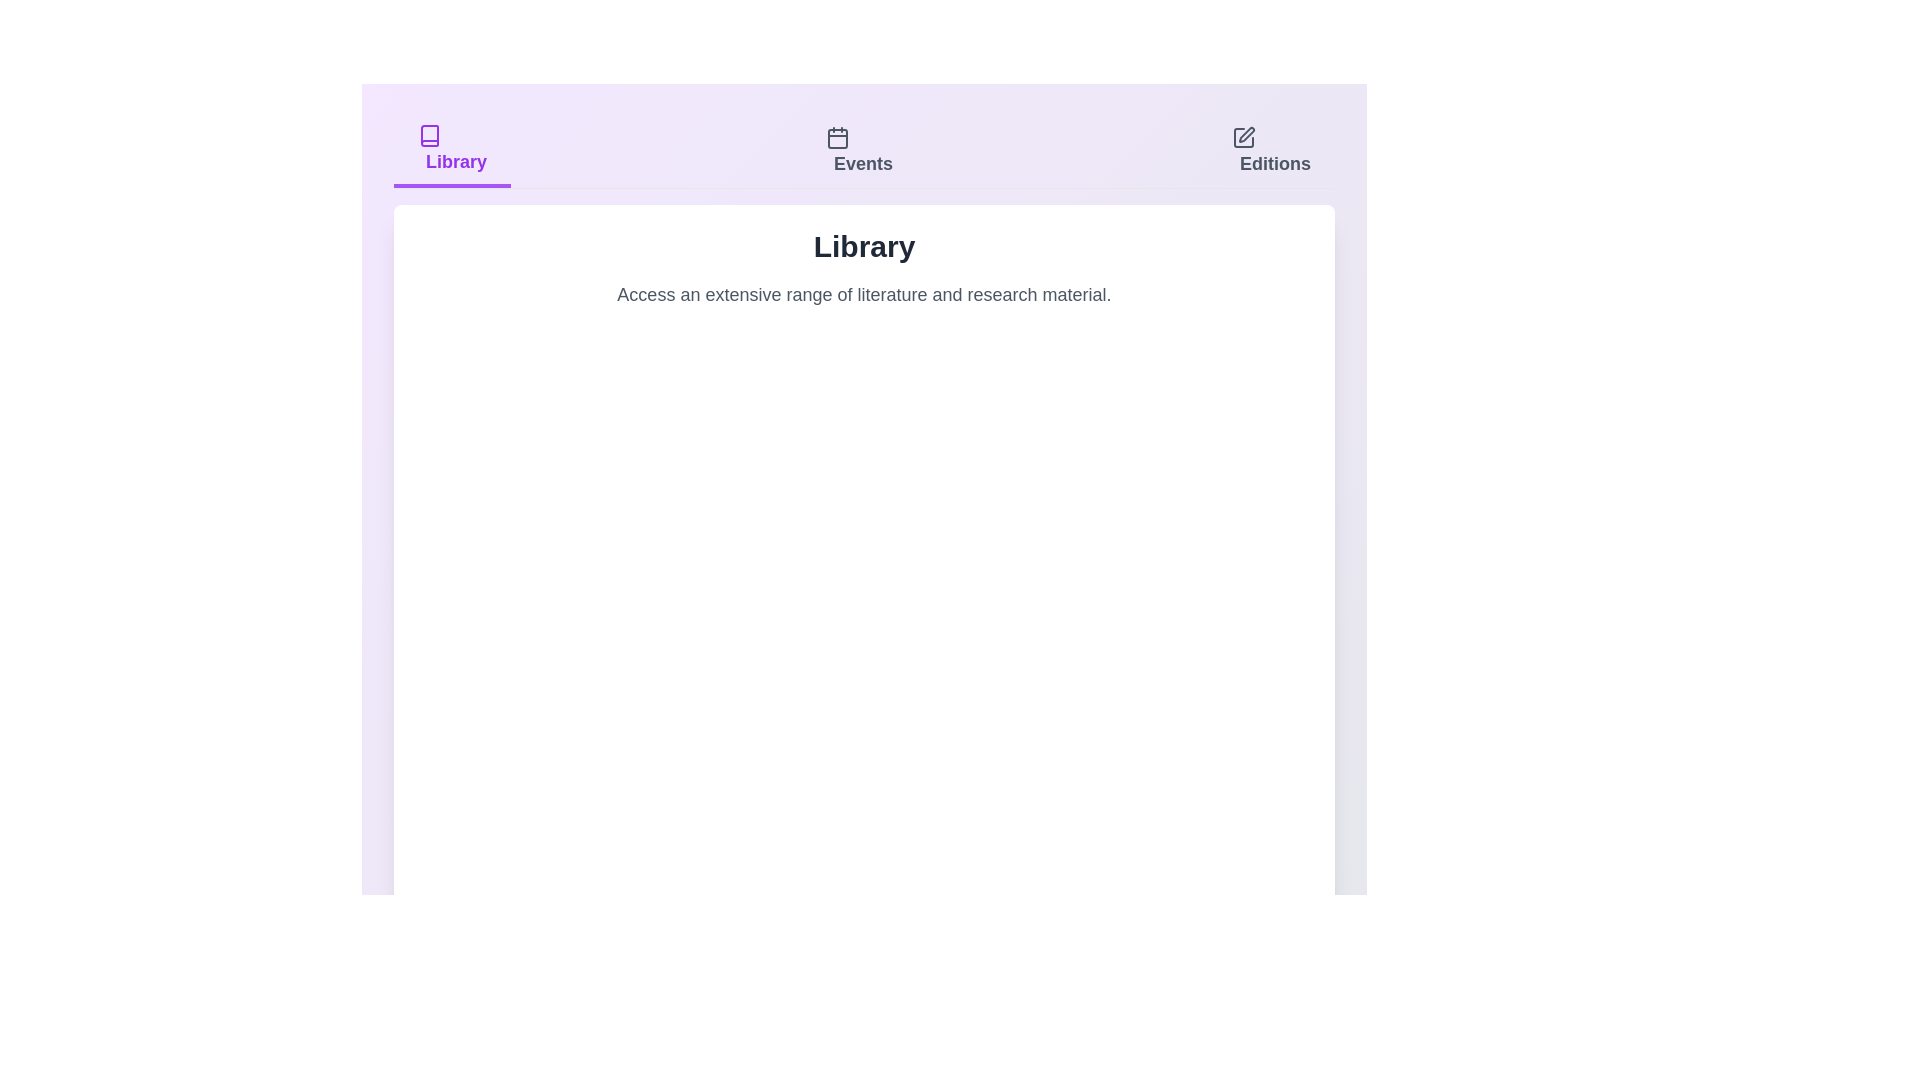 Image resolution: width=1920 pixels, height=1080 pixels. I want to click on the Editions tab by clicking on its title or icon, so click(1270, 150).